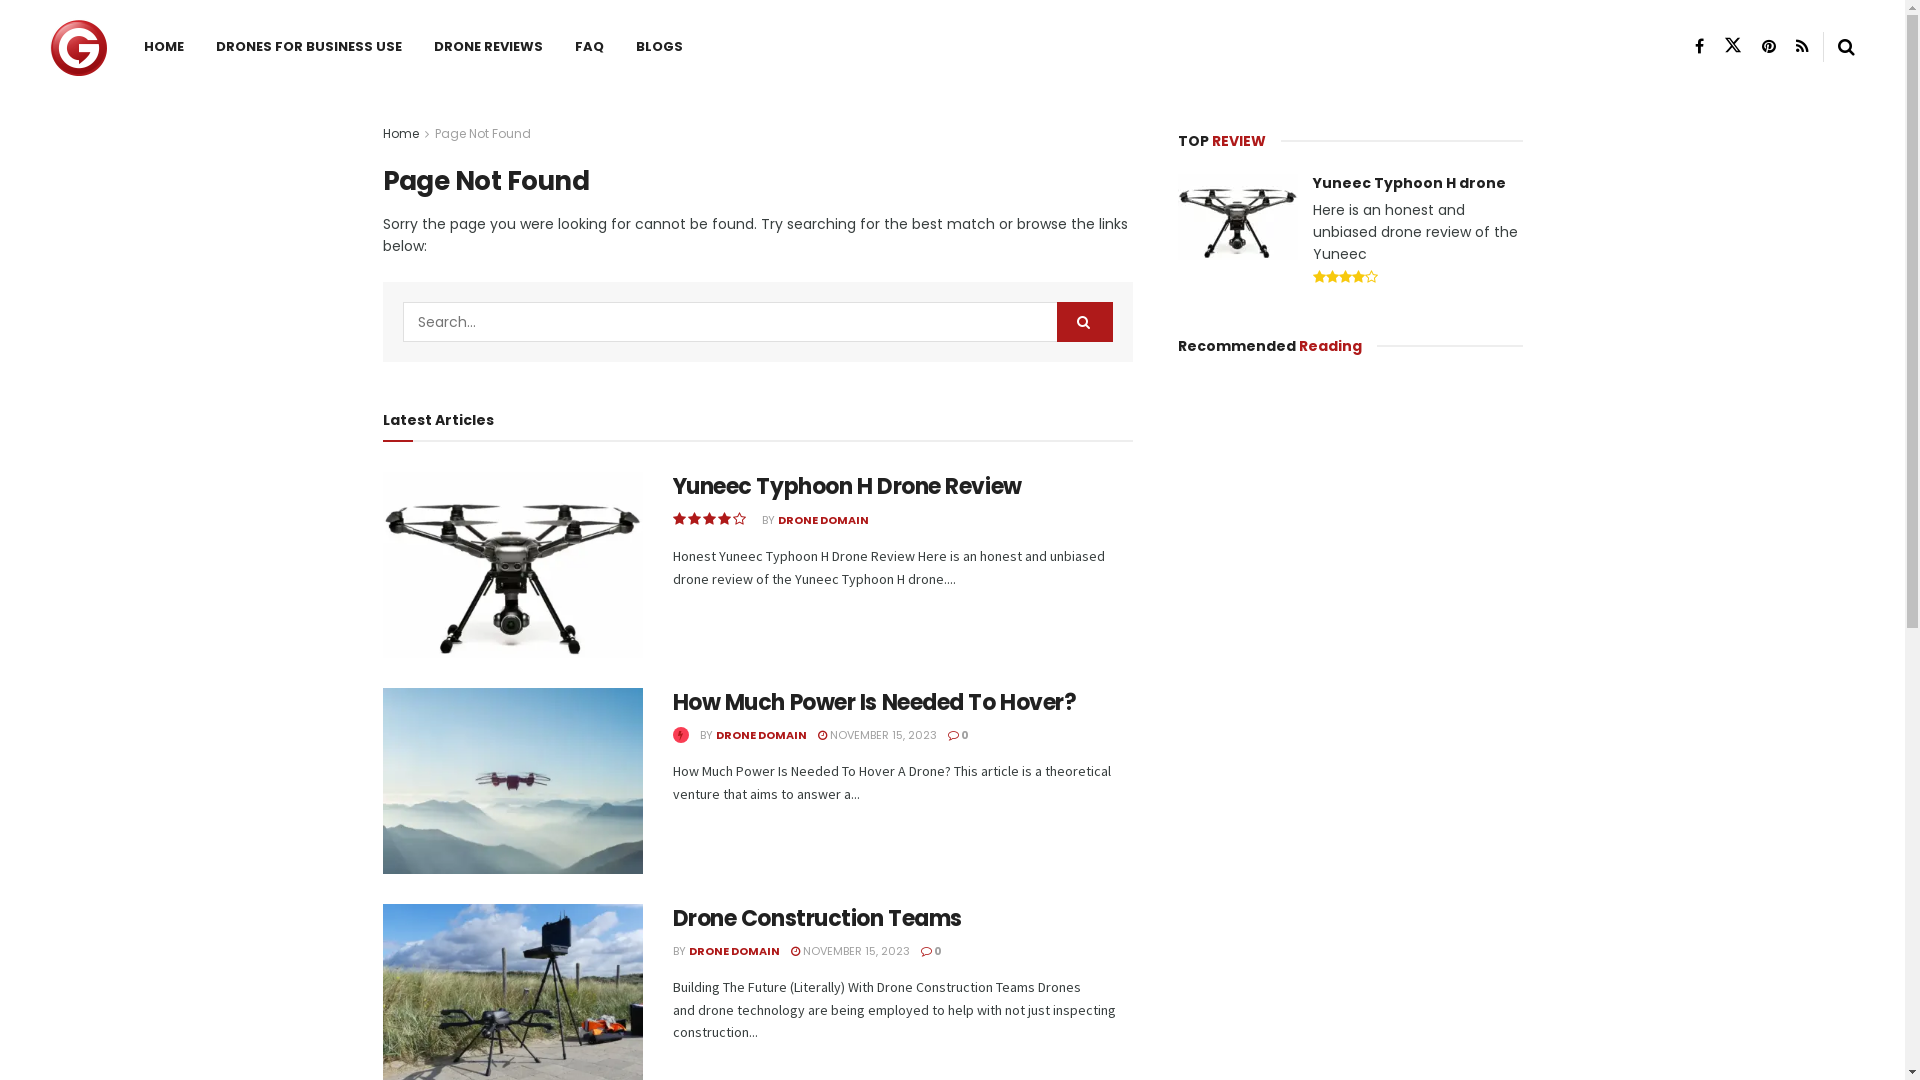 This screenshot has width=1920, height=1080. I want to click on 'DRONE DOMAIN', so click(760, 735).